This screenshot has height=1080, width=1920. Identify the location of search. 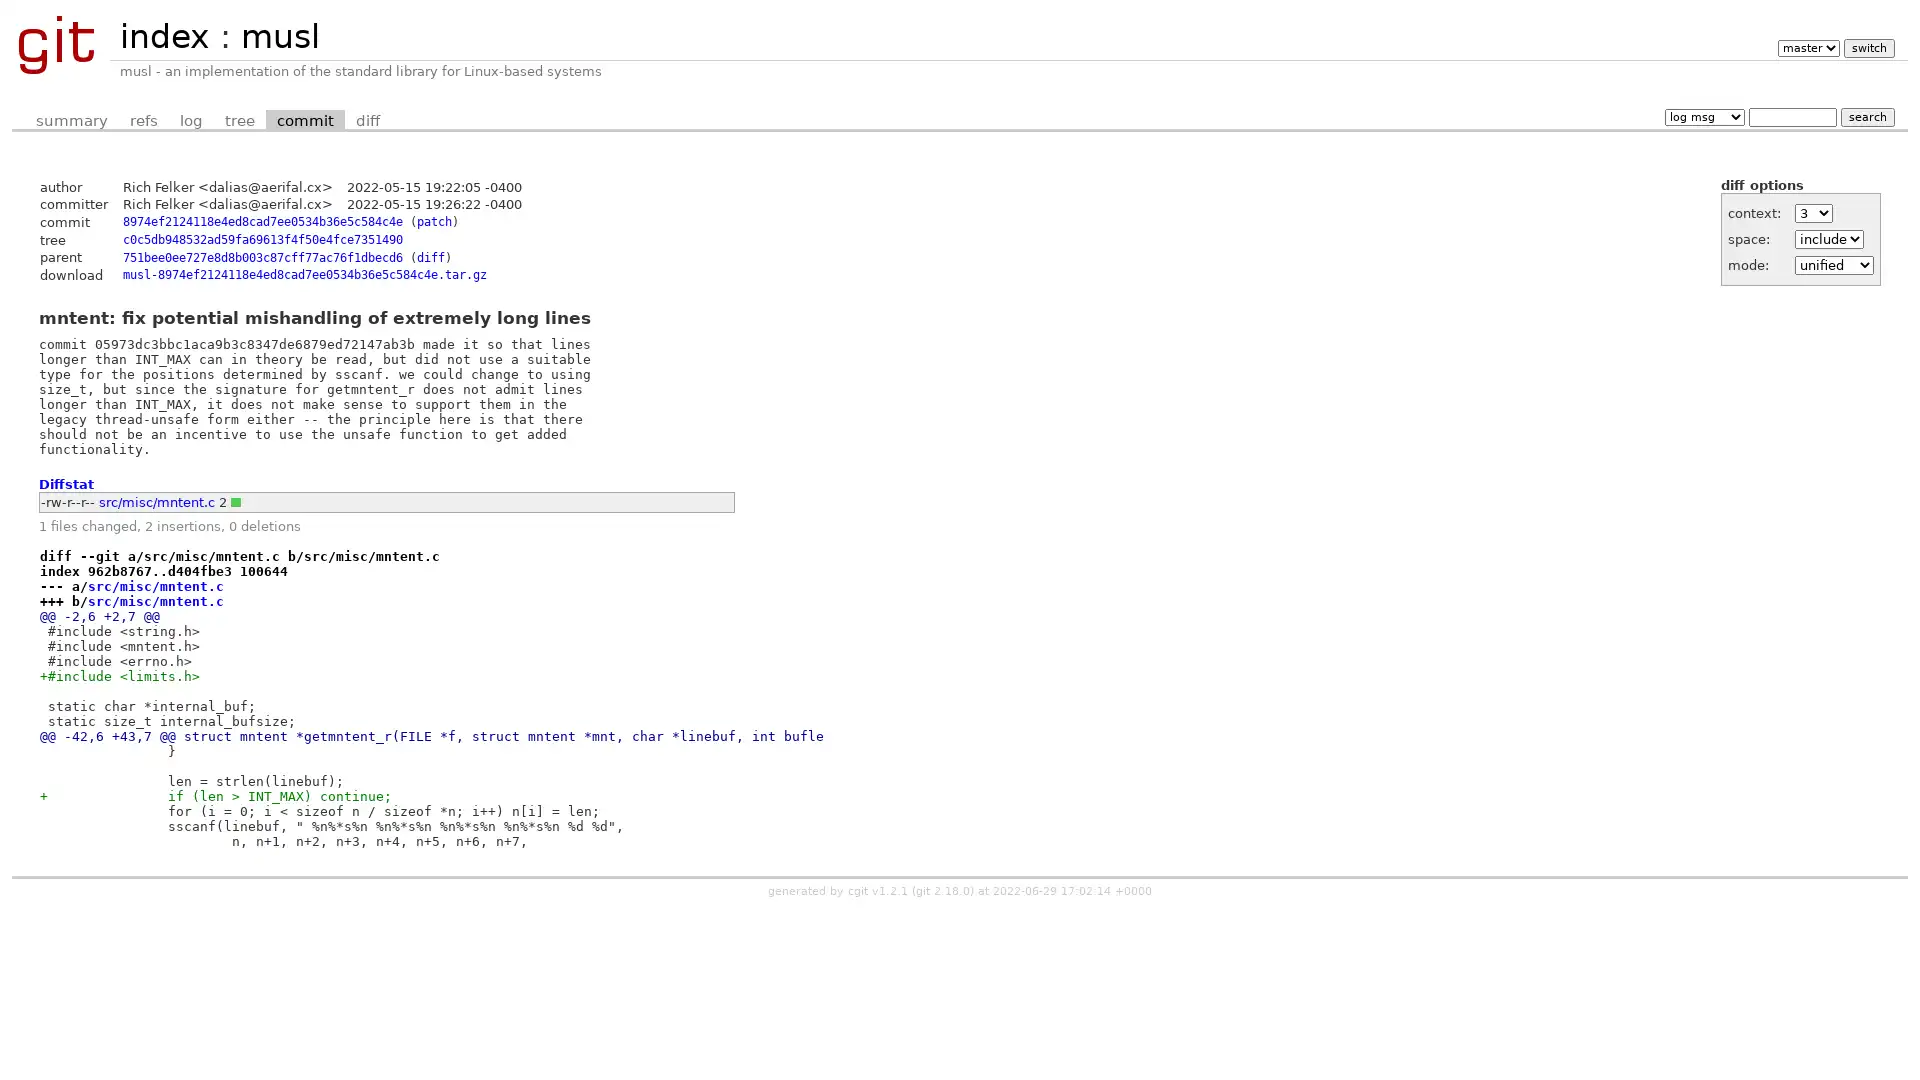
(1866, 116).